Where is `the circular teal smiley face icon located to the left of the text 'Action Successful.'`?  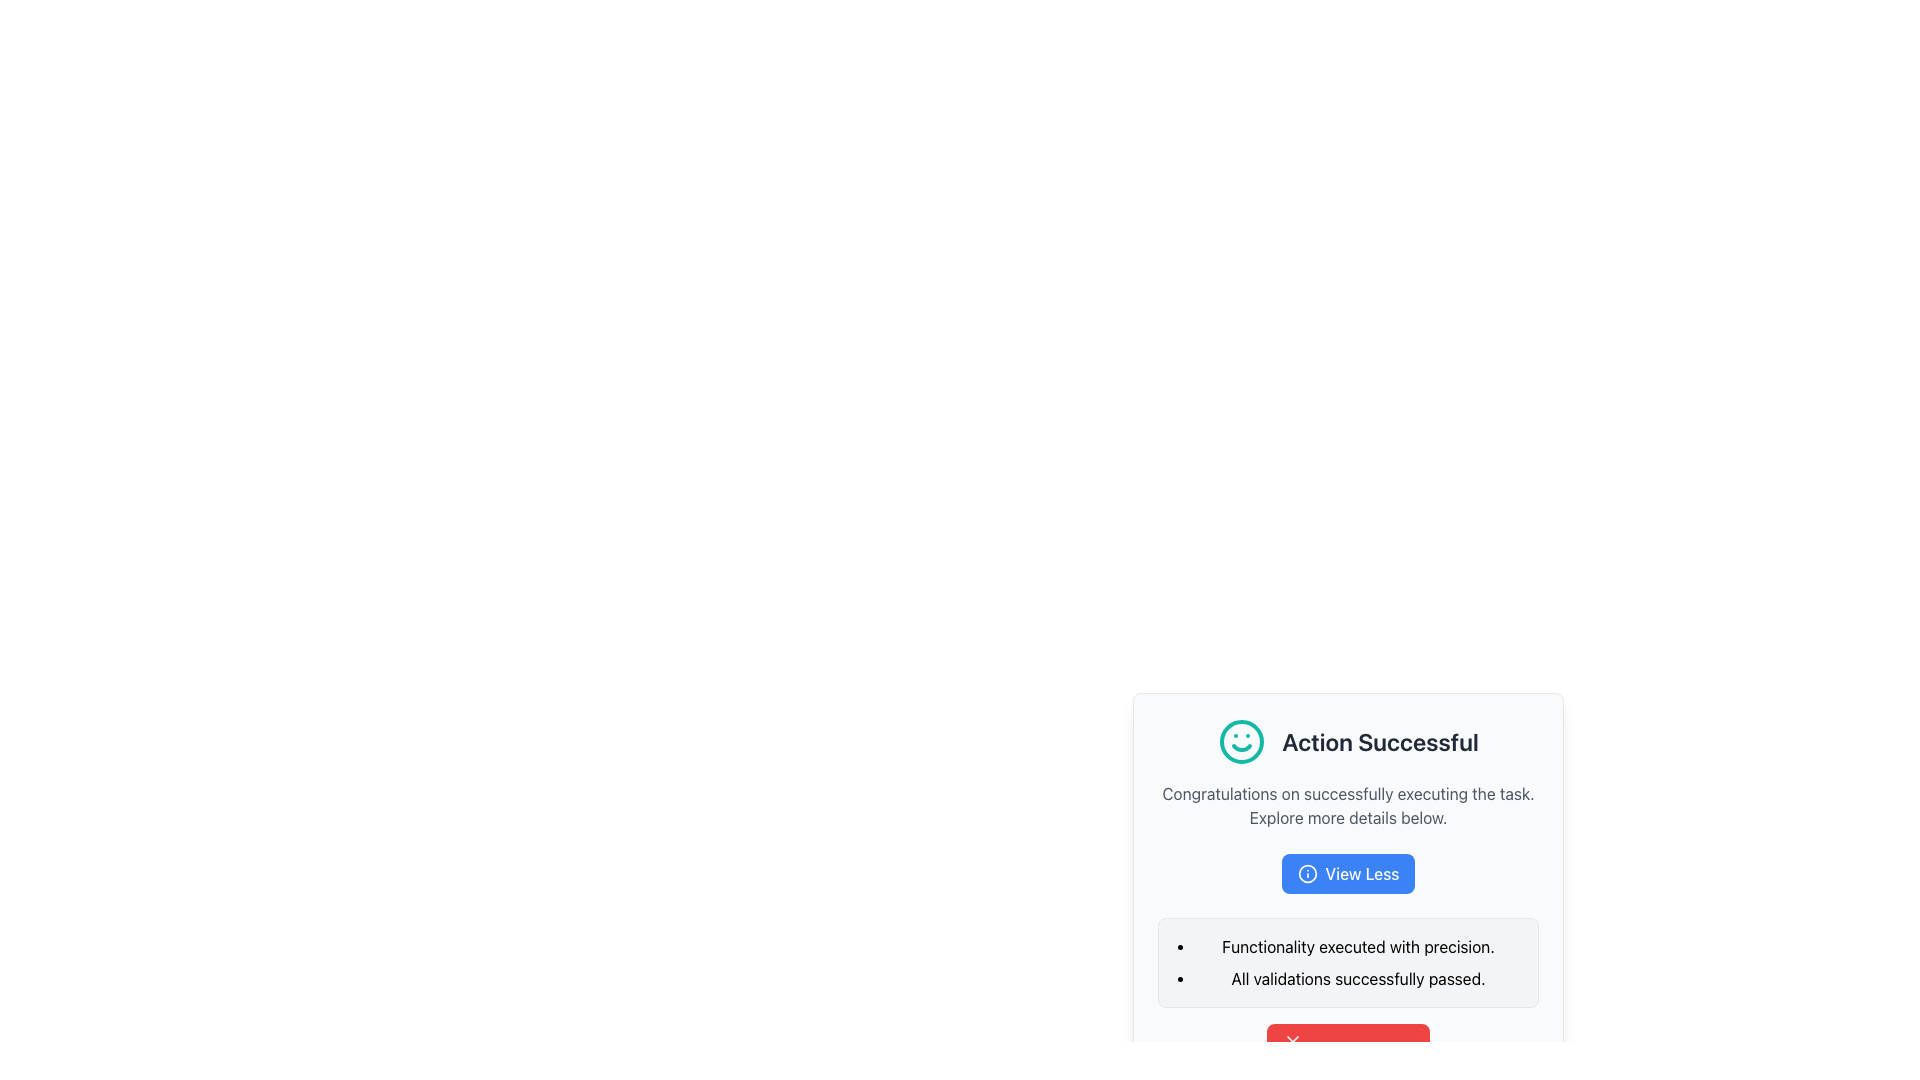 the circular teal smiley face icon located to the left of the text 'Action Successful.' is located at coordinates (1241, 741).